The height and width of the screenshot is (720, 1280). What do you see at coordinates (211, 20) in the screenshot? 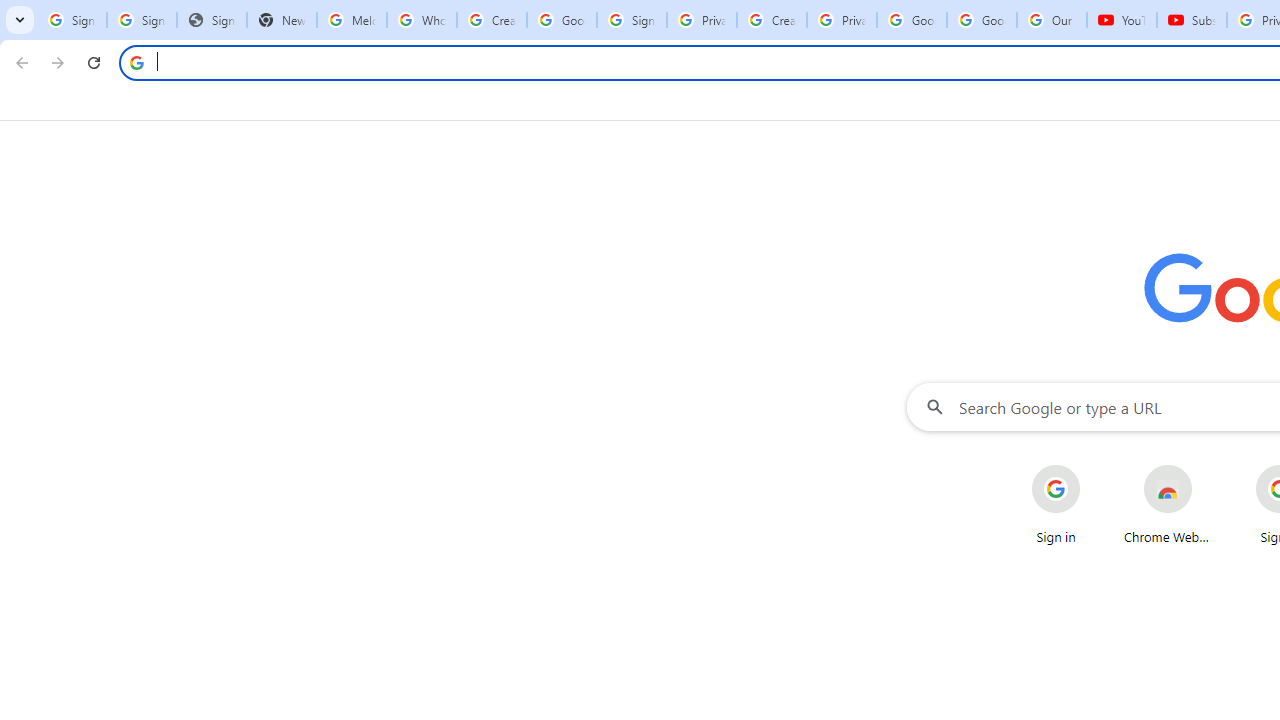
I see `'Sign In - USA TODAY'` at bounding box center [211, 20].